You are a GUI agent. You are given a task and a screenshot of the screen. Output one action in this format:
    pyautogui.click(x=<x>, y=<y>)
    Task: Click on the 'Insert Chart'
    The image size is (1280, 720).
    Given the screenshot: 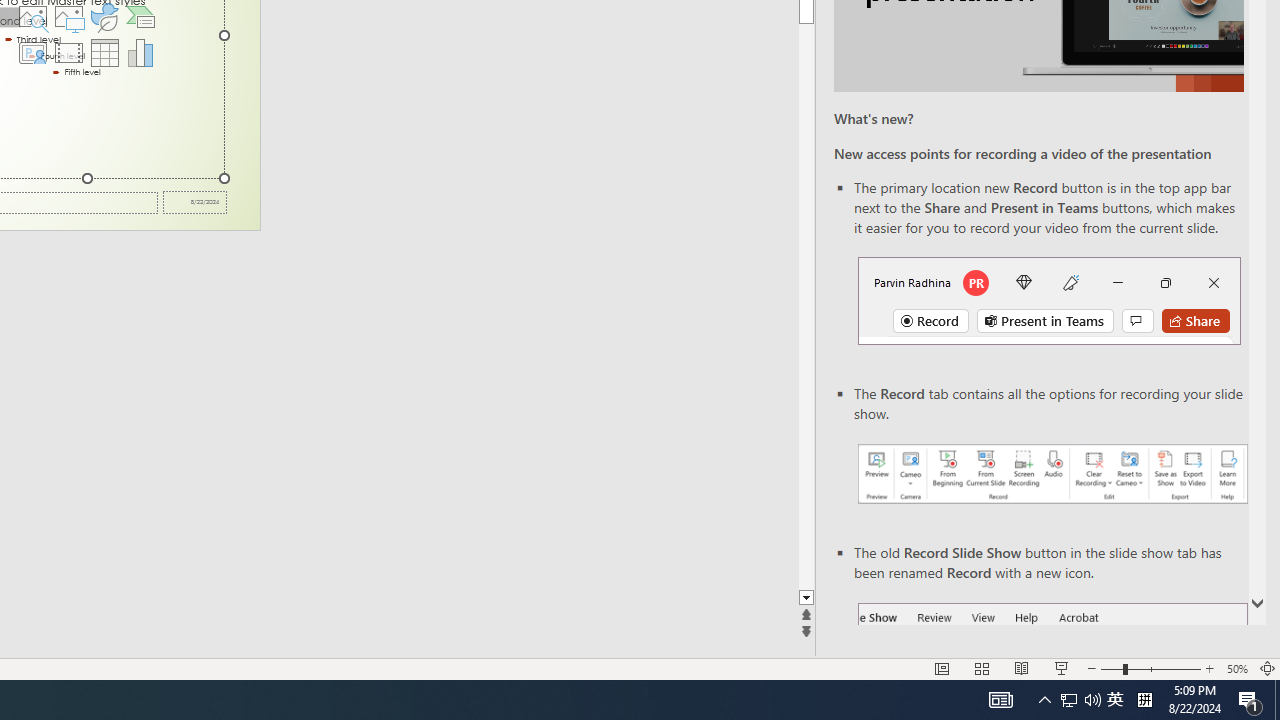 What is the action you would take?
    pyautogui.click(x=140, y=51)
    